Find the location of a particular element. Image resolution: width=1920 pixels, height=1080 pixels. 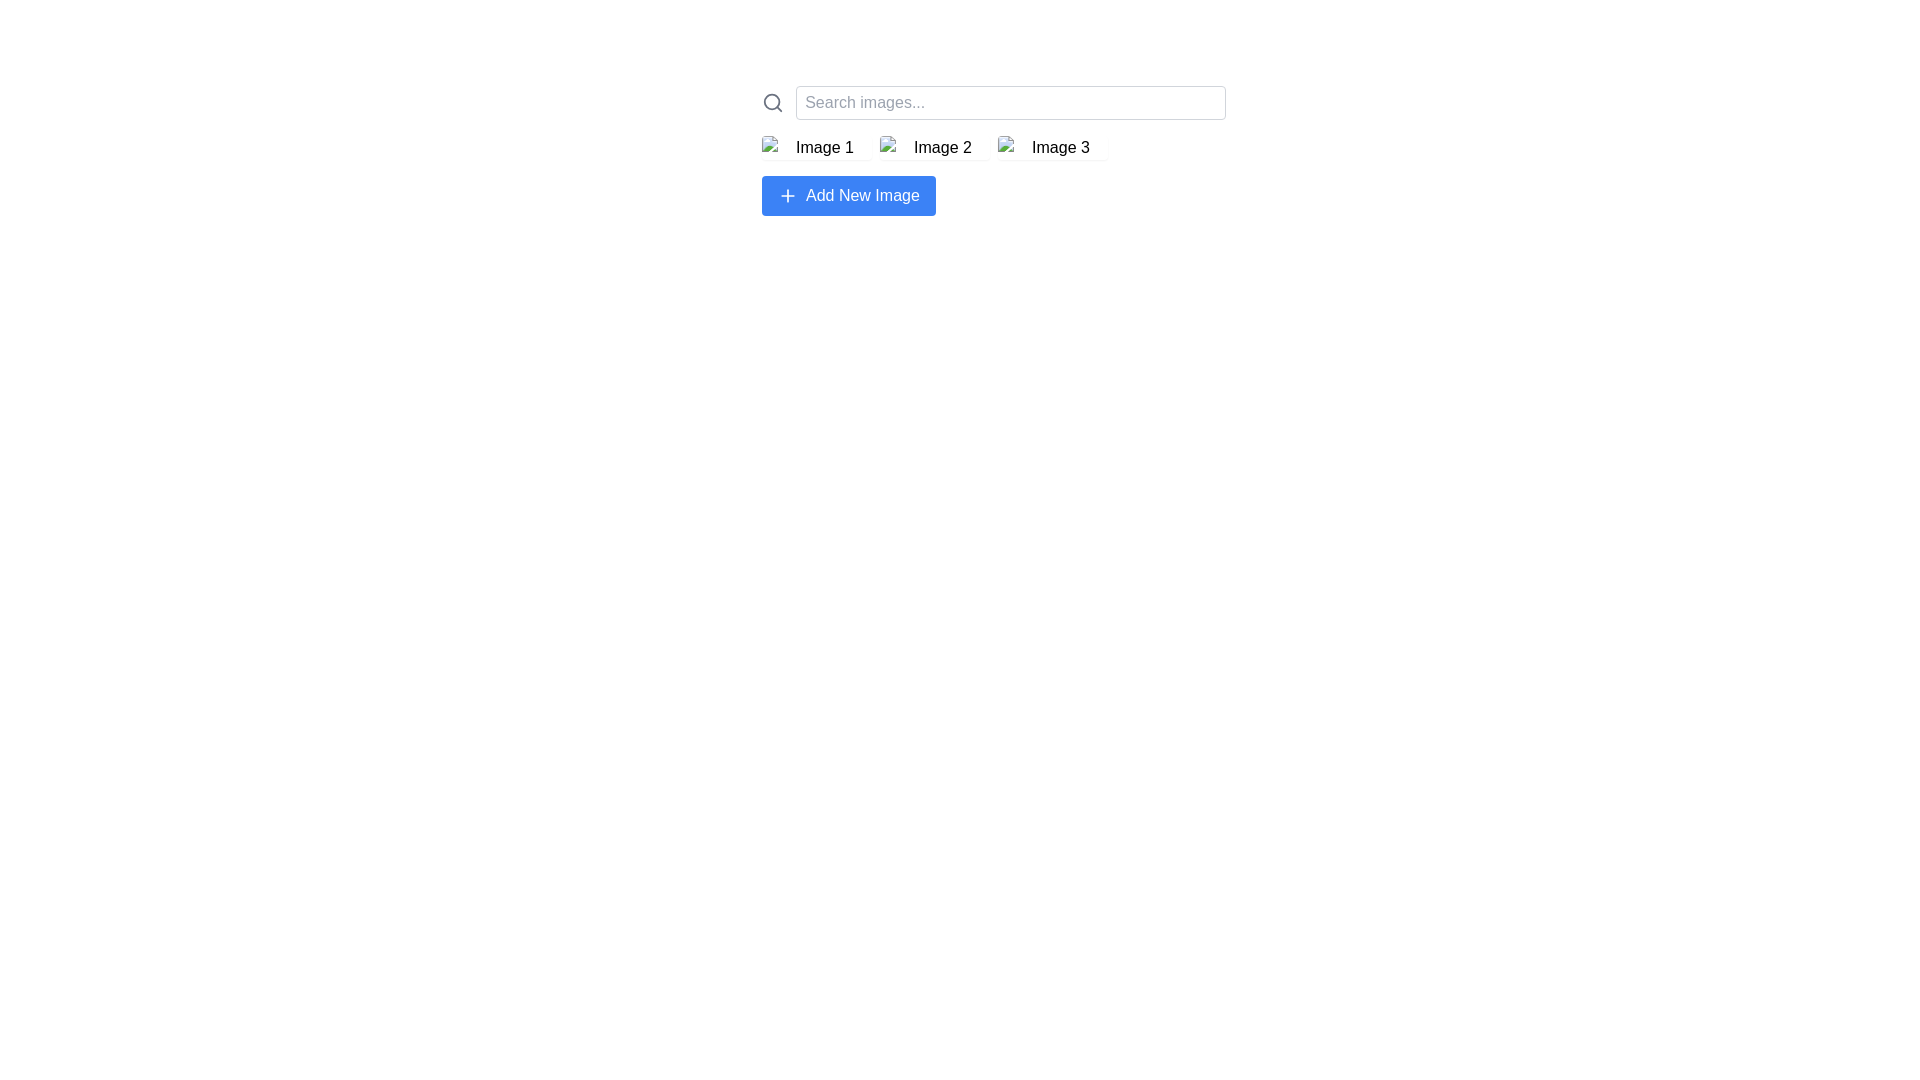

the magnifying glass icon located to the left of the rectangular search input box to initiate a search is located at coordinates (771, 103).